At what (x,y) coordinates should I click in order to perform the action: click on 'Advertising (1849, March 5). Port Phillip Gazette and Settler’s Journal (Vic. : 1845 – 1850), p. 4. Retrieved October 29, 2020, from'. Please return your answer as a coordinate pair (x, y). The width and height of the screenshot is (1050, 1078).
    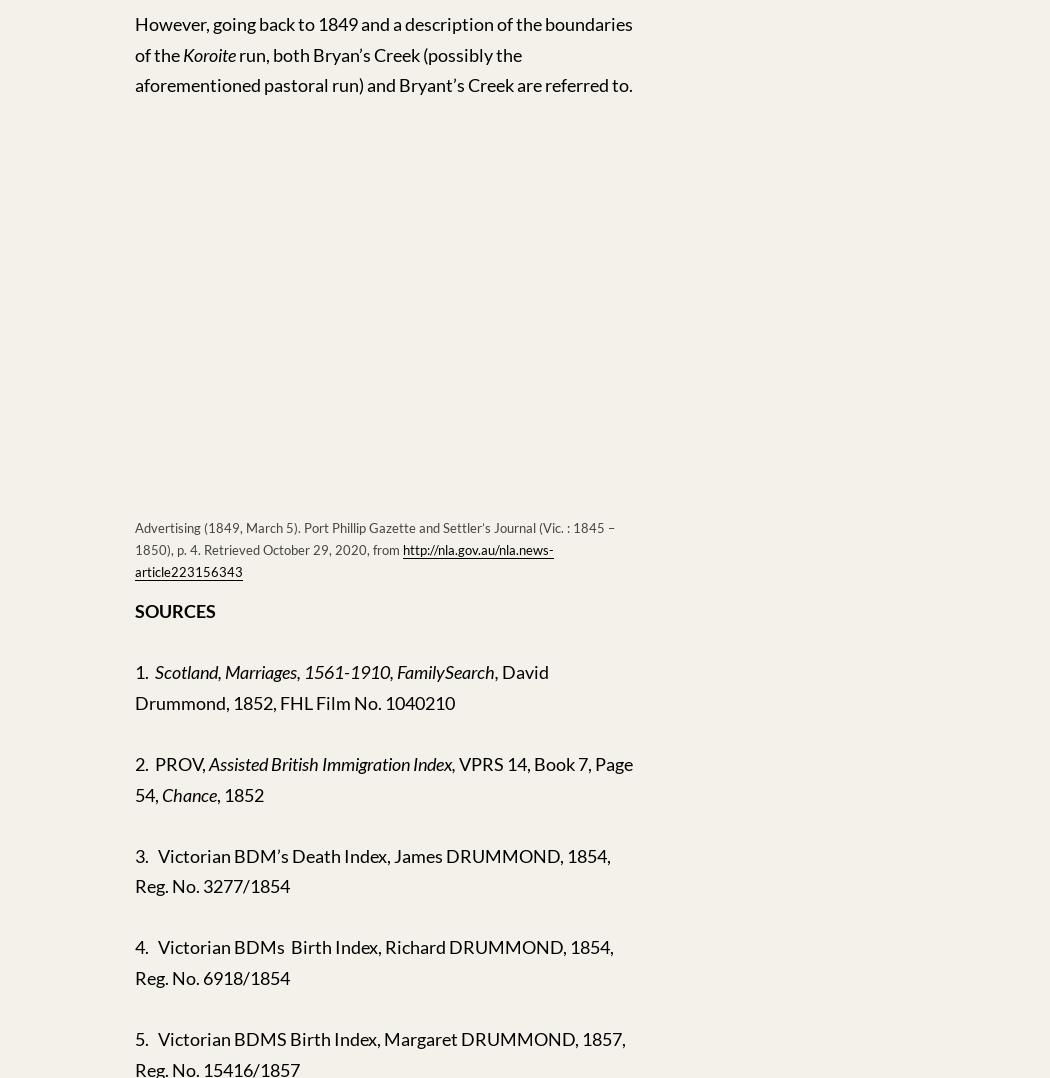
    Looking at the image, I should click on (373, 538).